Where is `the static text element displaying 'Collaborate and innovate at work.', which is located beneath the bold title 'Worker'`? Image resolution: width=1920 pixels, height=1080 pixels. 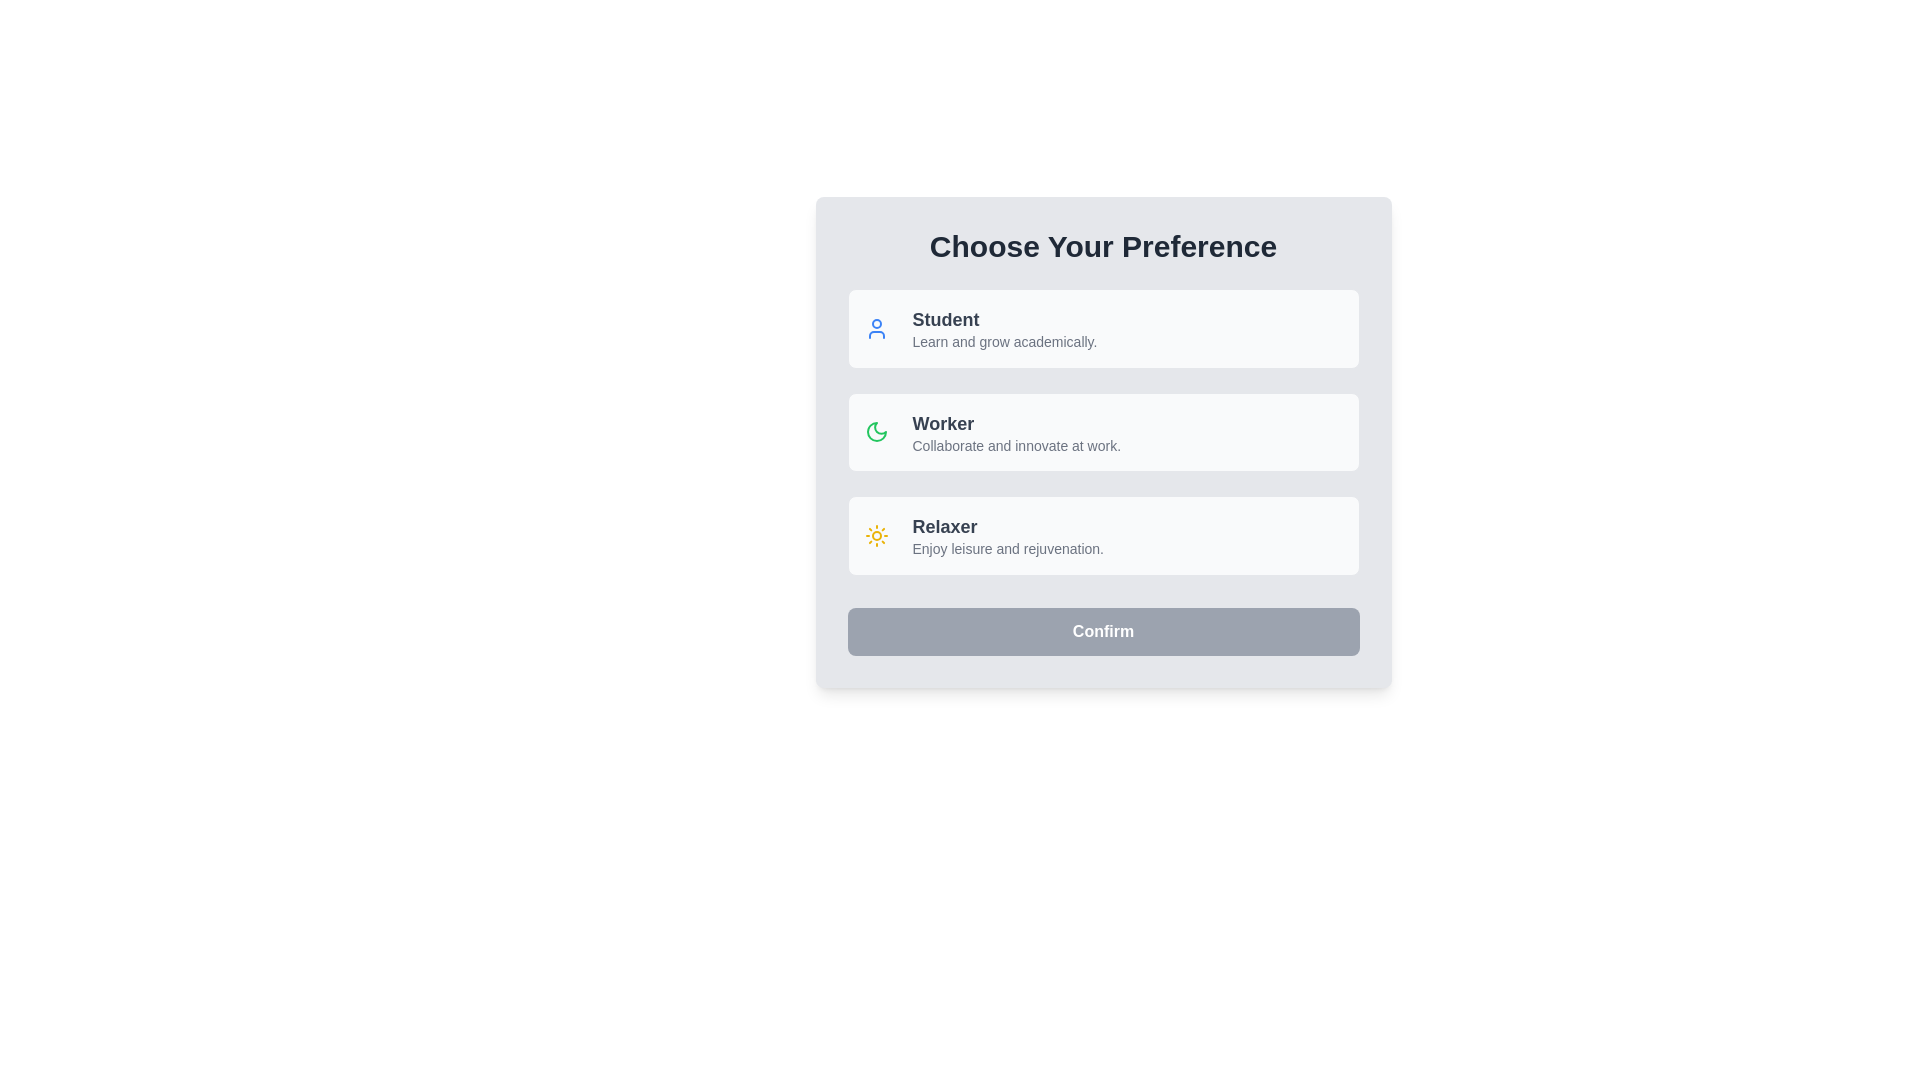 the static text element displaying 'Collaborate and innovate at work.', which is located beneath the bold title 'Worker' is located at coordinates (1016, 445).